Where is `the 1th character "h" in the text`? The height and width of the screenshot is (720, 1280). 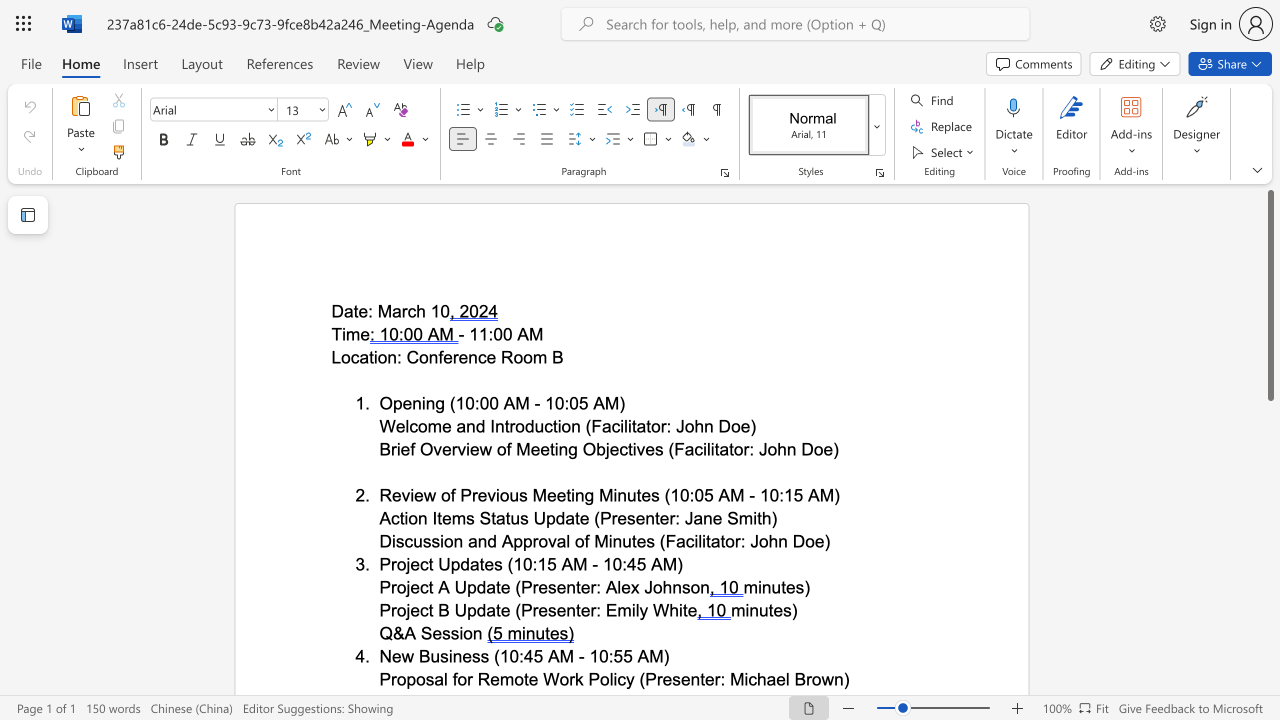
the 1th character "h" in the text is located at coordinates (420, 311).